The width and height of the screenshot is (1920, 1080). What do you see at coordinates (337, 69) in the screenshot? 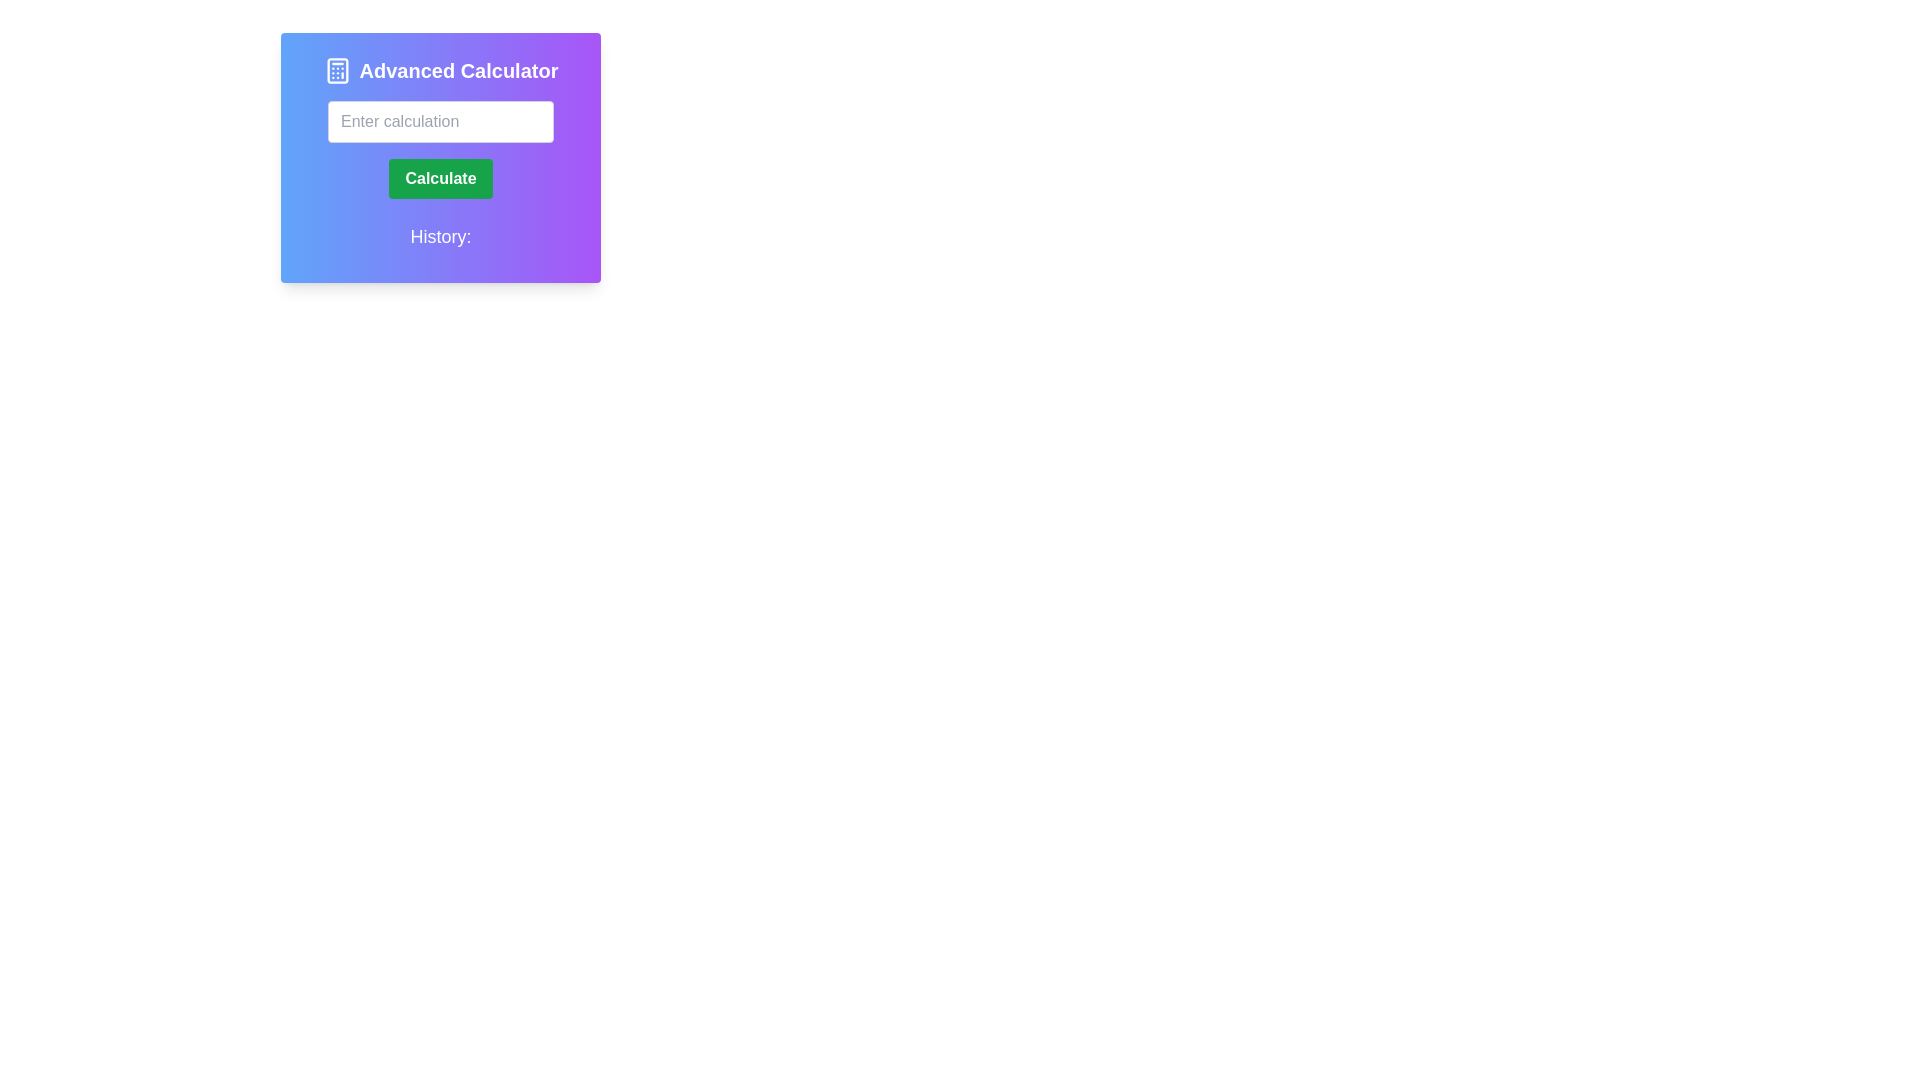
I see `the Decorative icon component located within the calculator icon at the top left of the interface, next to the text 'Advanced Calculator'` at bounding box center [337, 69].